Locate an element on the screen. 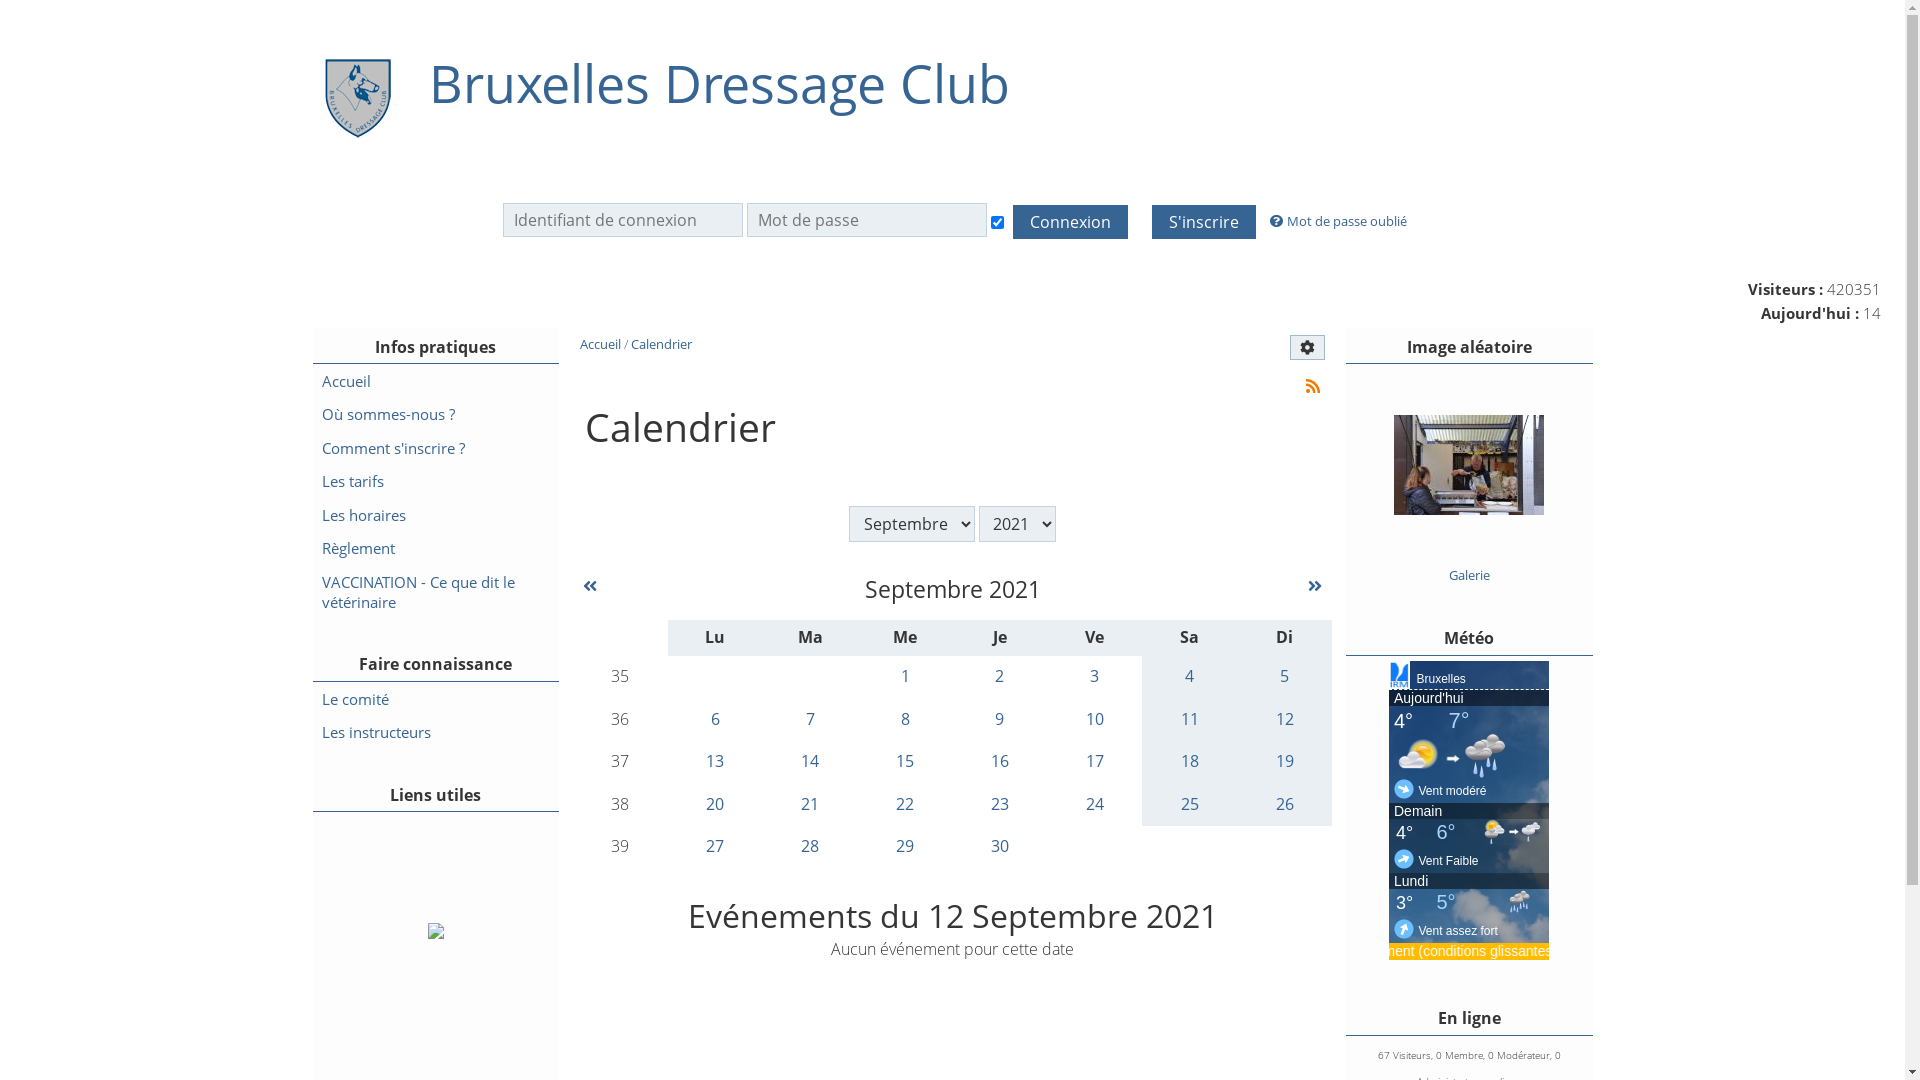 This screenshot has height=1080, width=1920. 'Les instructeurs' is located at coordinates (434, 732).